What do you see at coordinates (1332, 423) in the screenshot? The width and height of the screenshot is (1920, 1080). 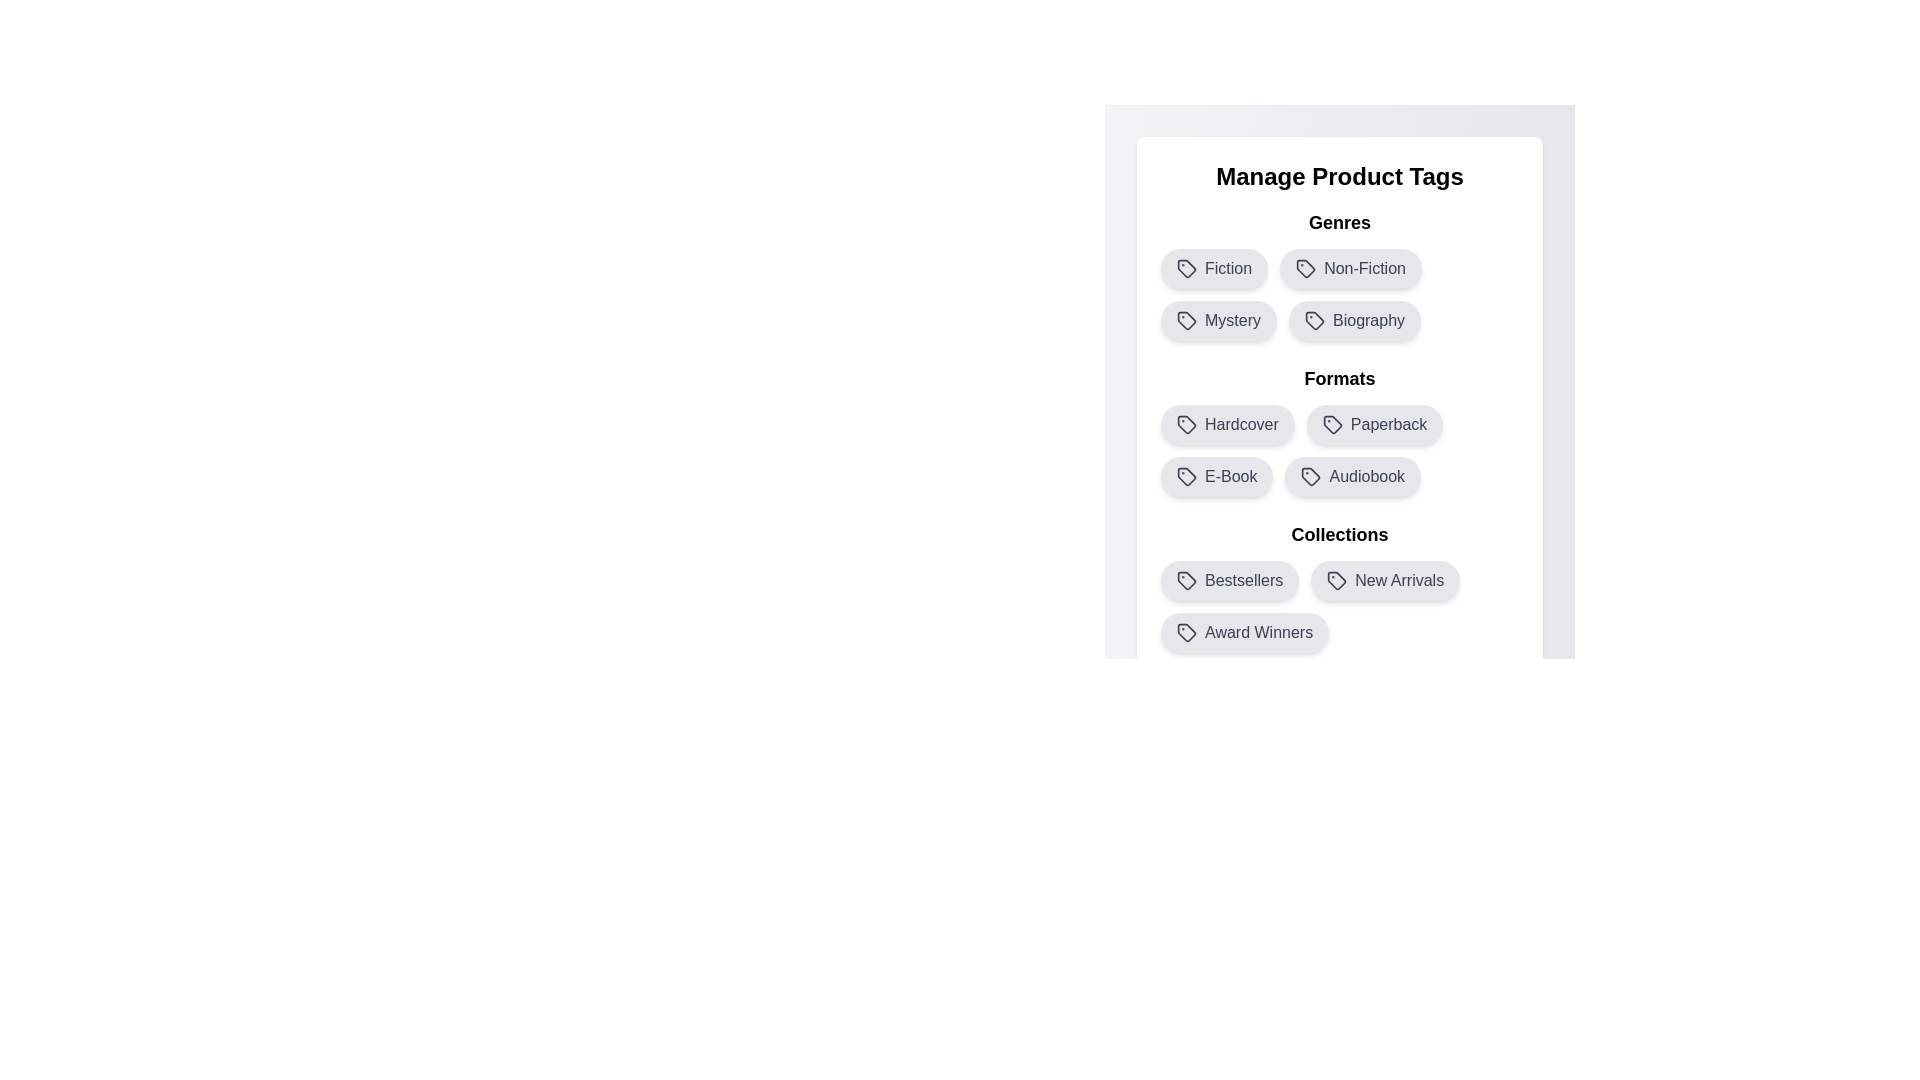 I see `the tag icon with a gray outline located to the left of the 'Paperback' text in the 'Formats' category under 'Manage Product Tags'` at bounding box center [1332, 423].